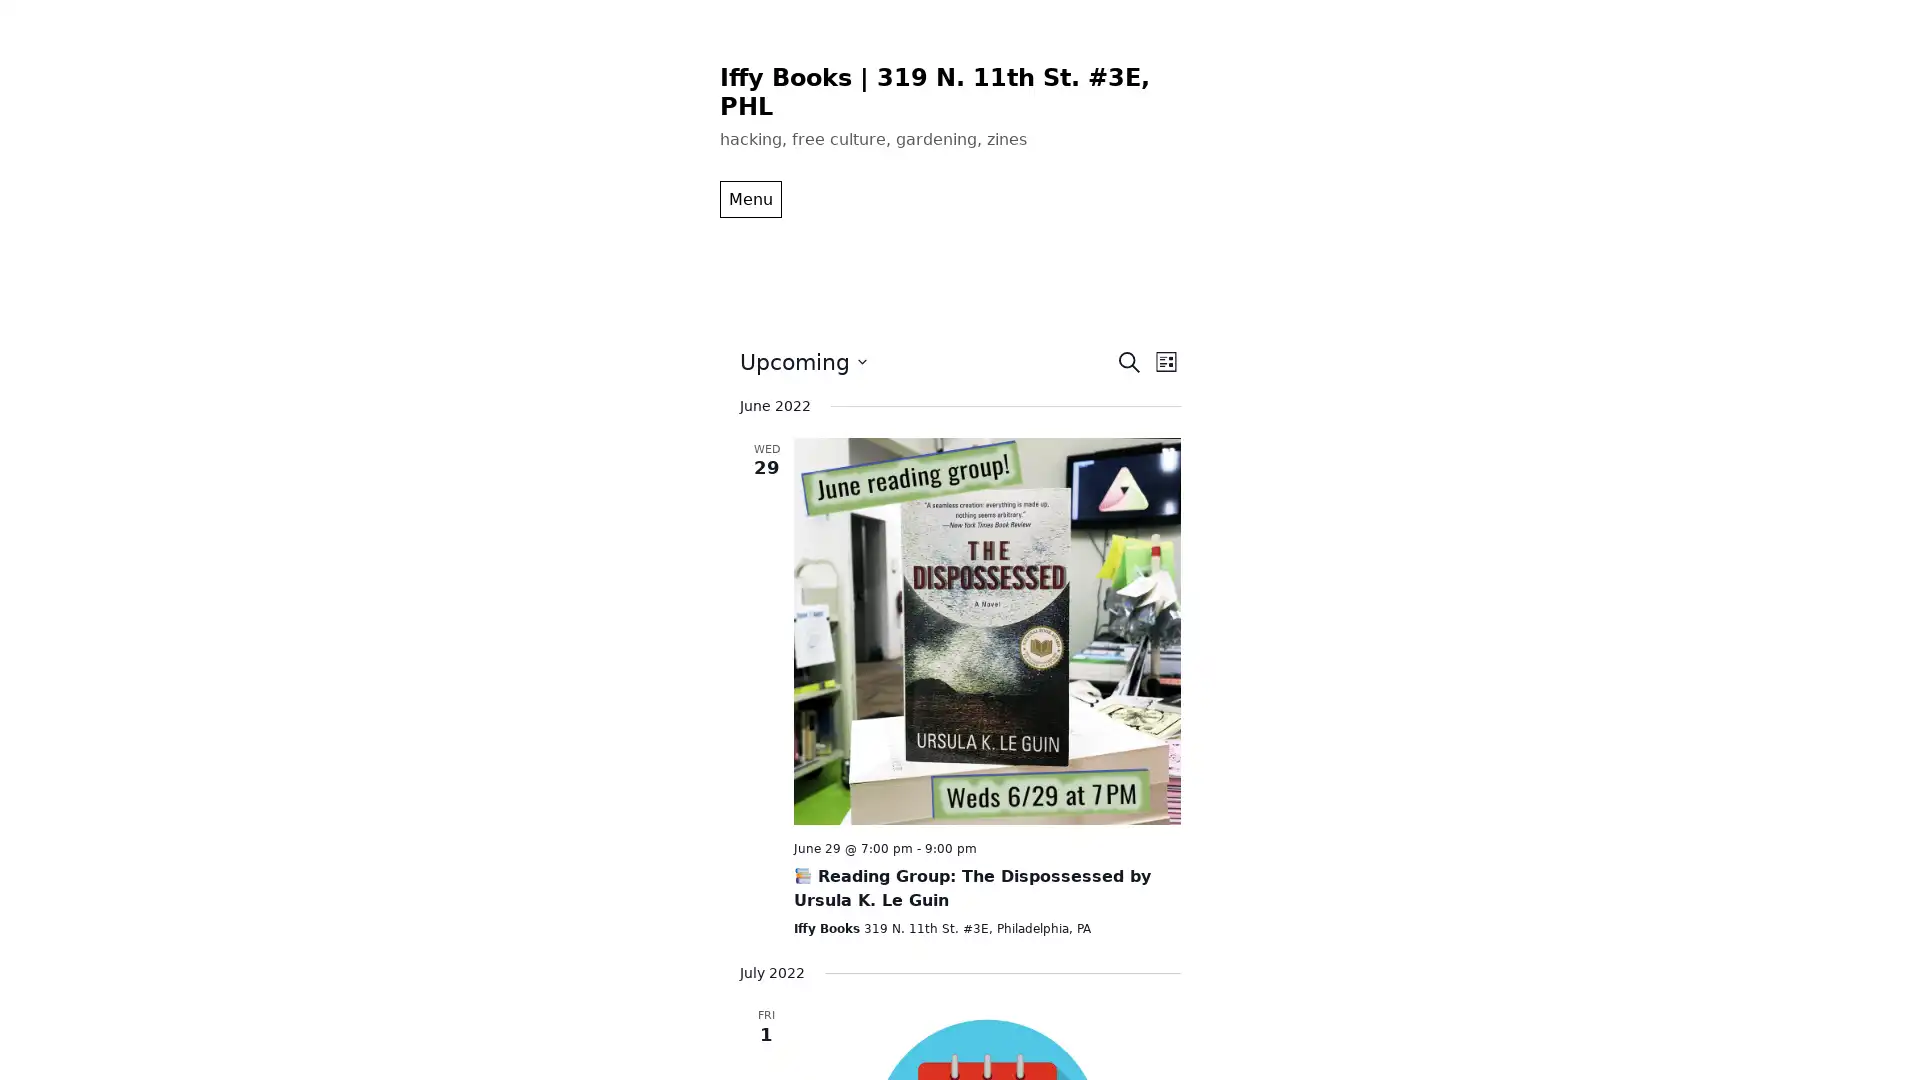 The width and height of the screenshot is (1920, 1080). Describe the element at coordinates (1128, 361) in the screenshot. I see `Search` at that location.